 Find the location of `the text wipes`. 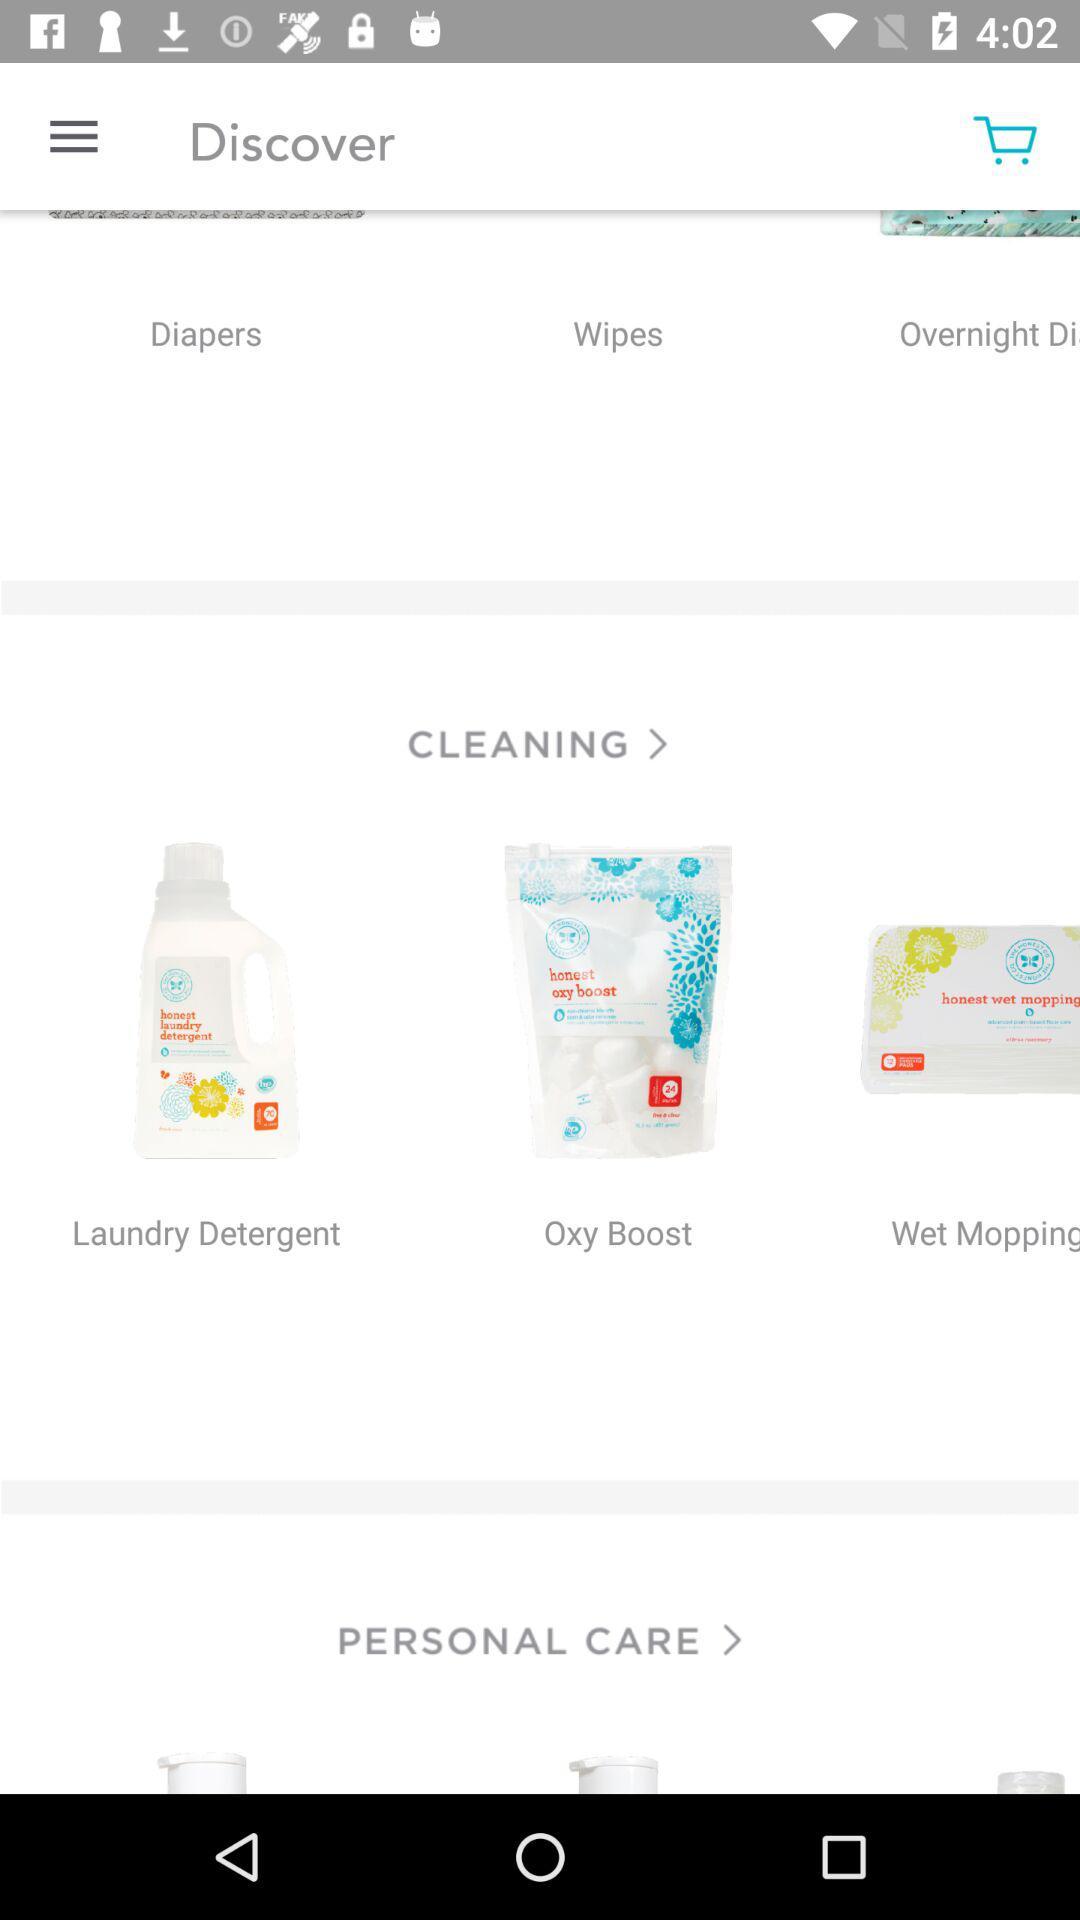

the text wipes is located at coordinates (616, 375).